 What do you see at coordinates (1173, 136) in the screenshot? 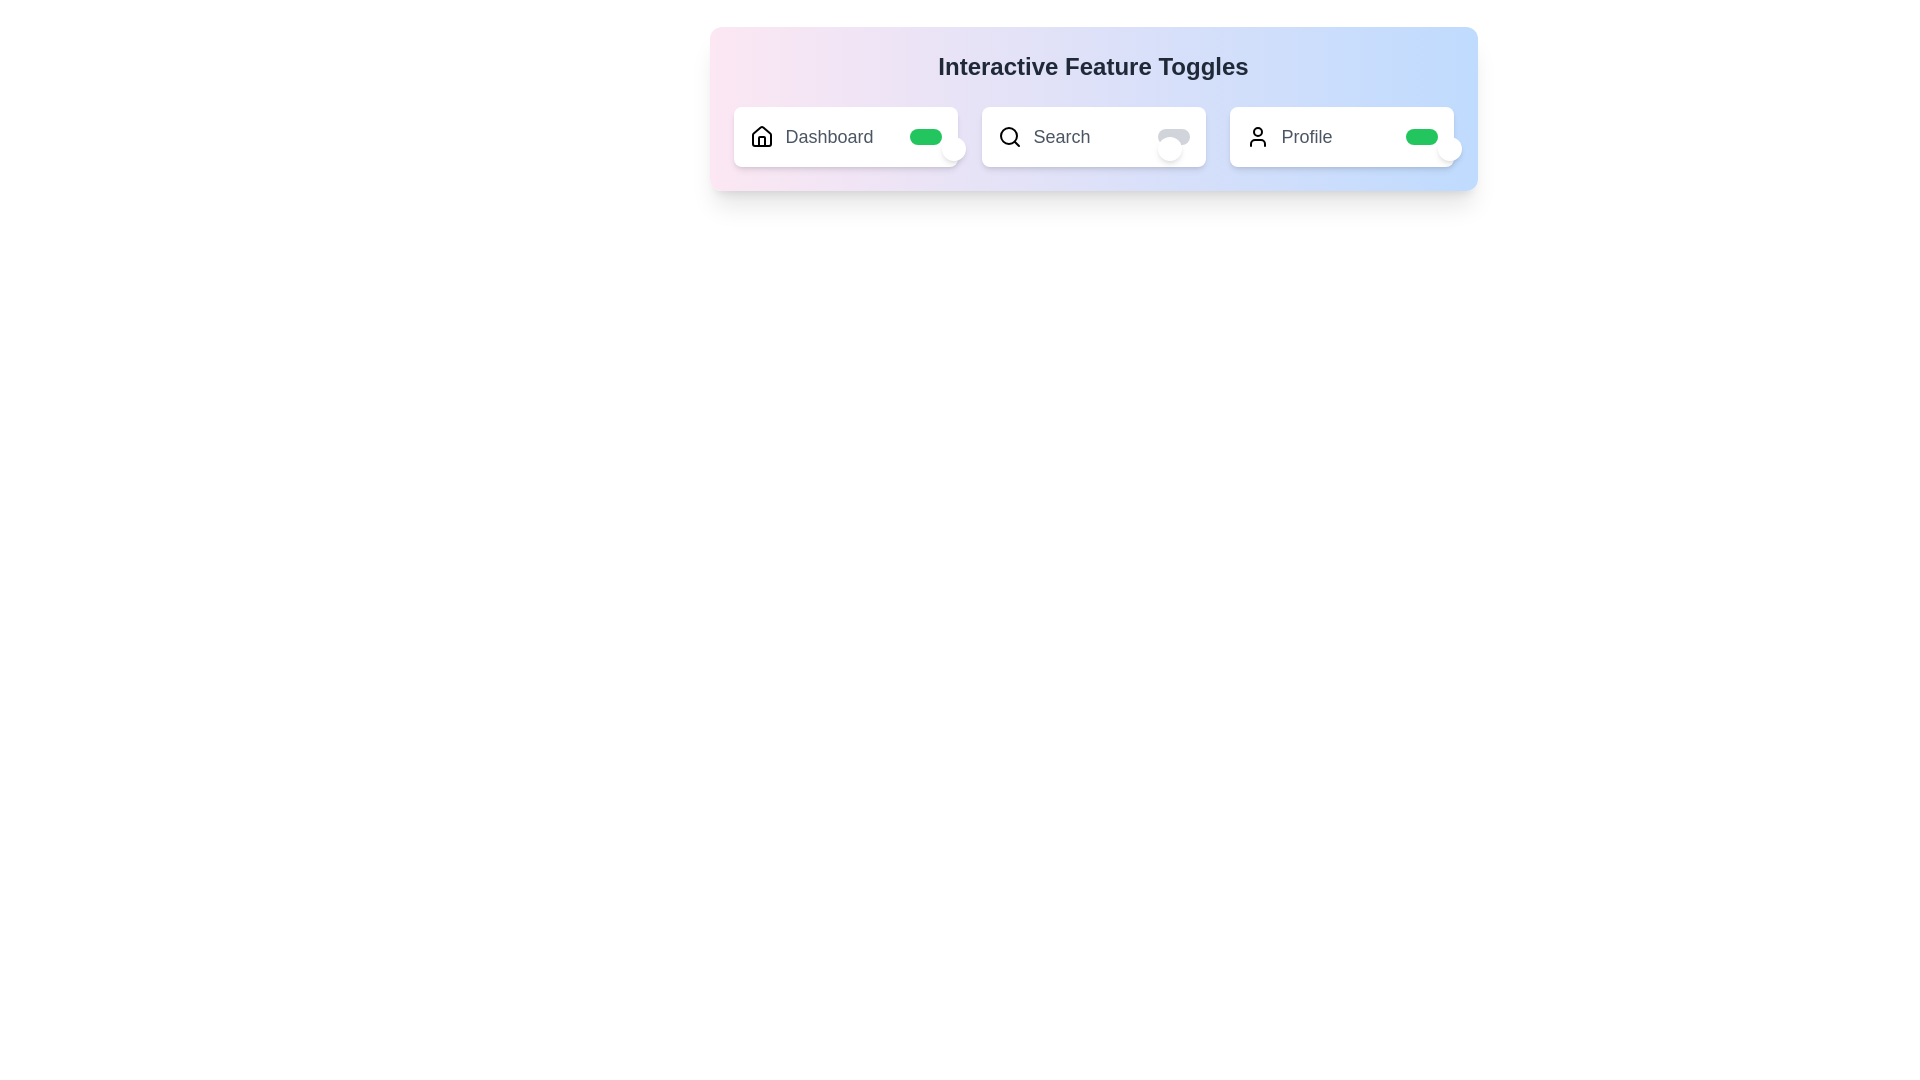
I see `the toggle button for the 'Search' feature to change its state` at bounding box center [1173, 136].